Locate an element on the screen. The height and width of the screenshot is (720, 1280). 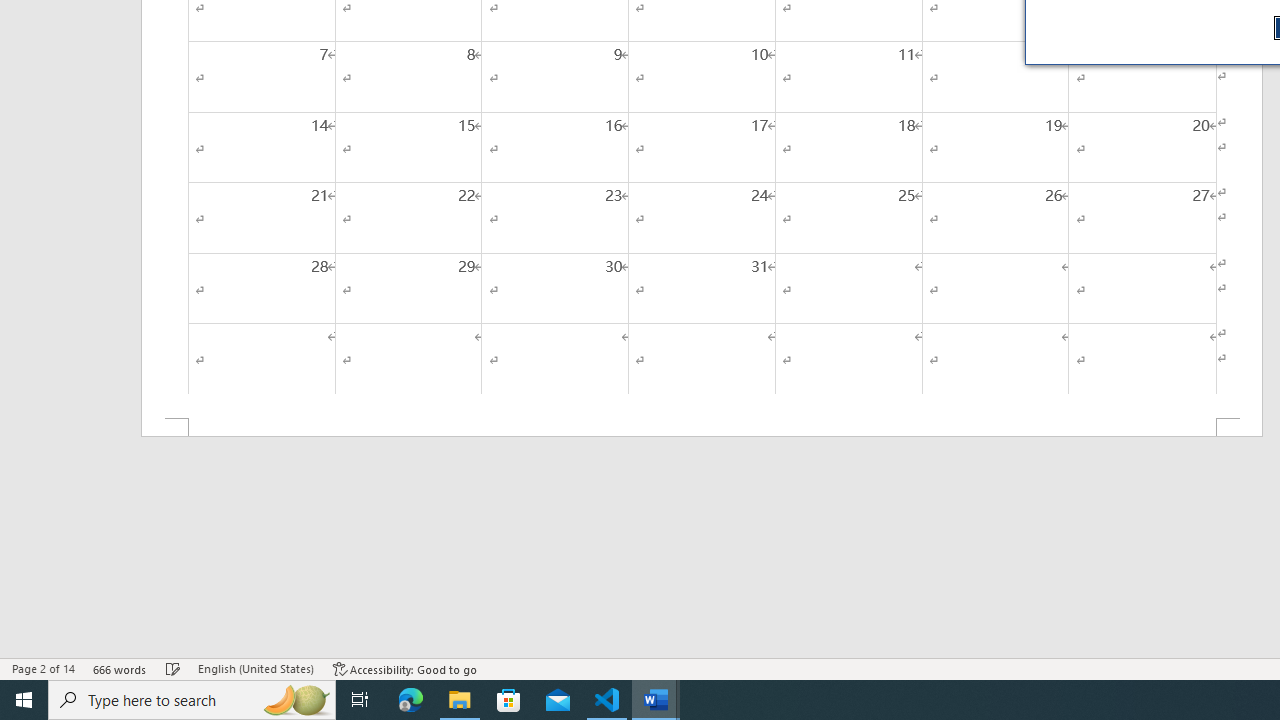
'Microsoft Edge' is located at coordinates (410, 698).